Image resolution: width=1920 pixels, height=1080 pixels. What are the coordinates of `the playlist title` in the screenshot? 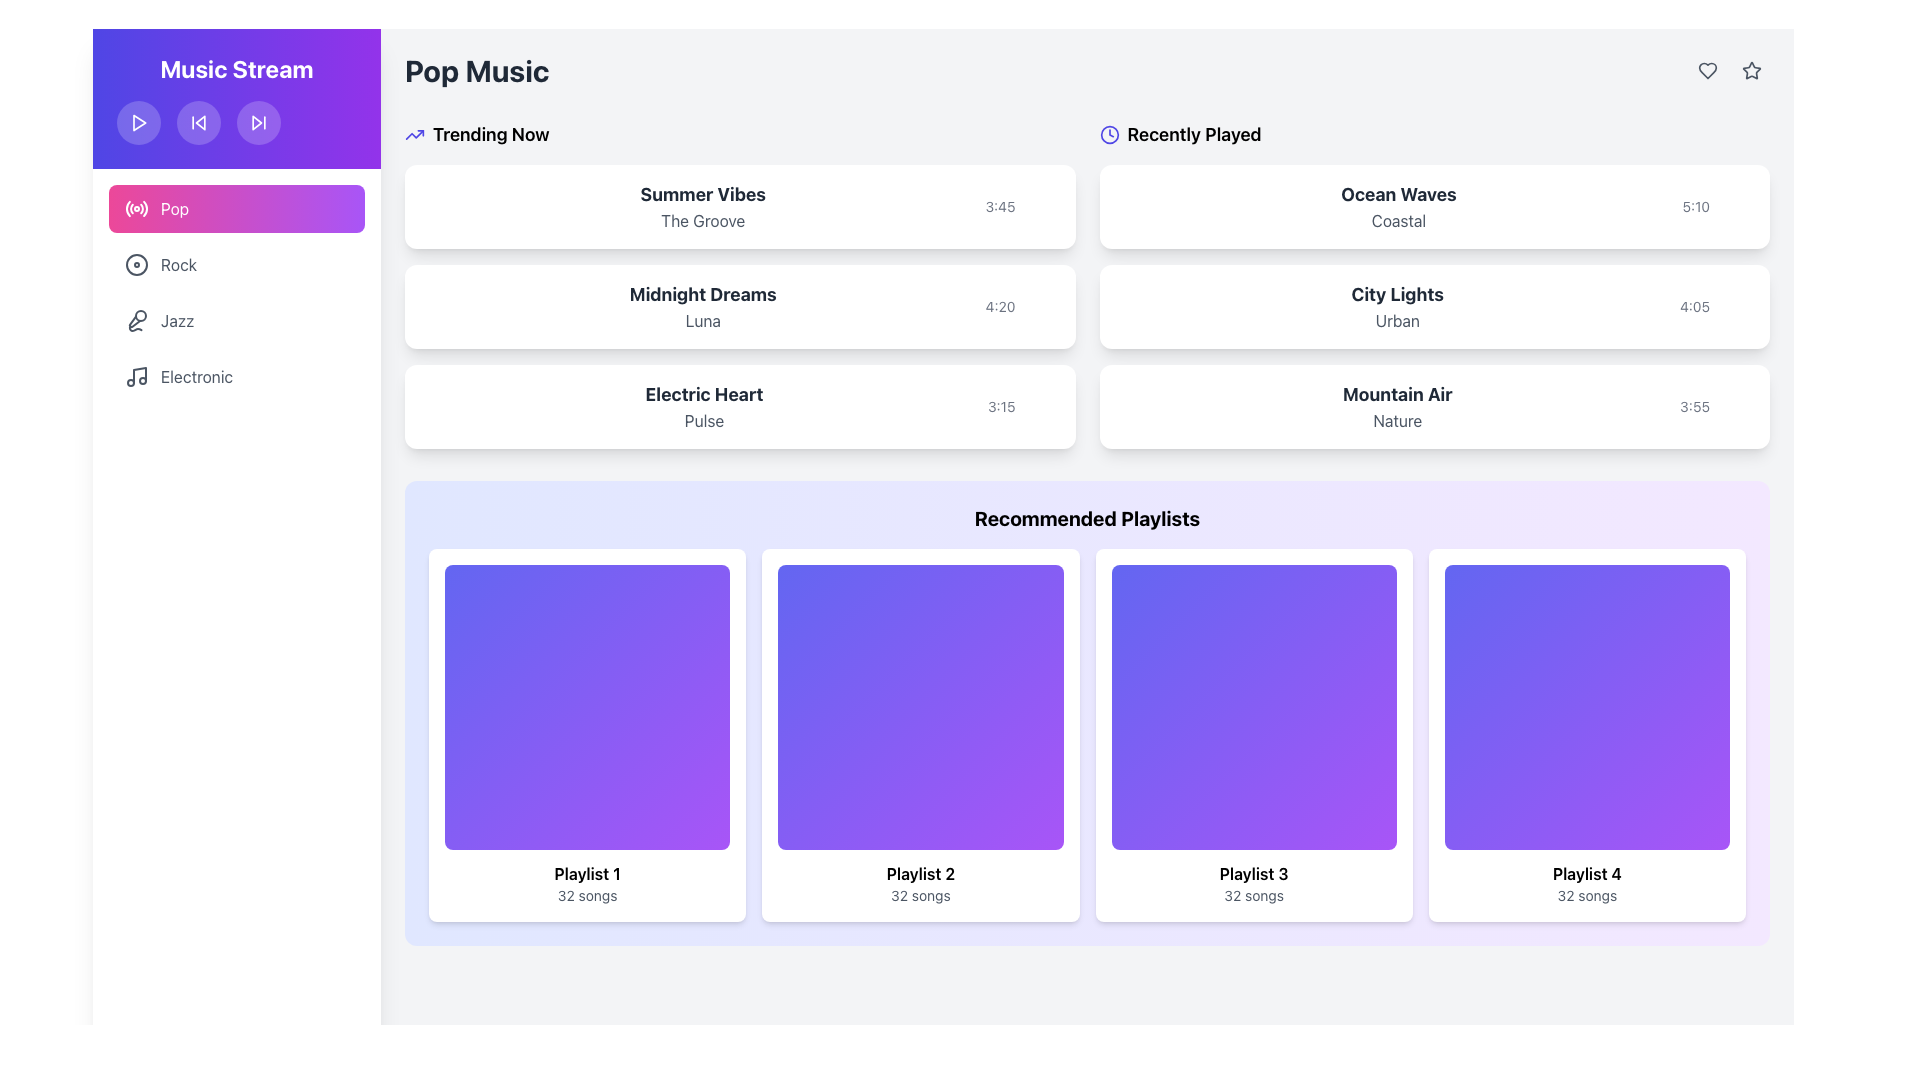 It's located at (1253, 873).